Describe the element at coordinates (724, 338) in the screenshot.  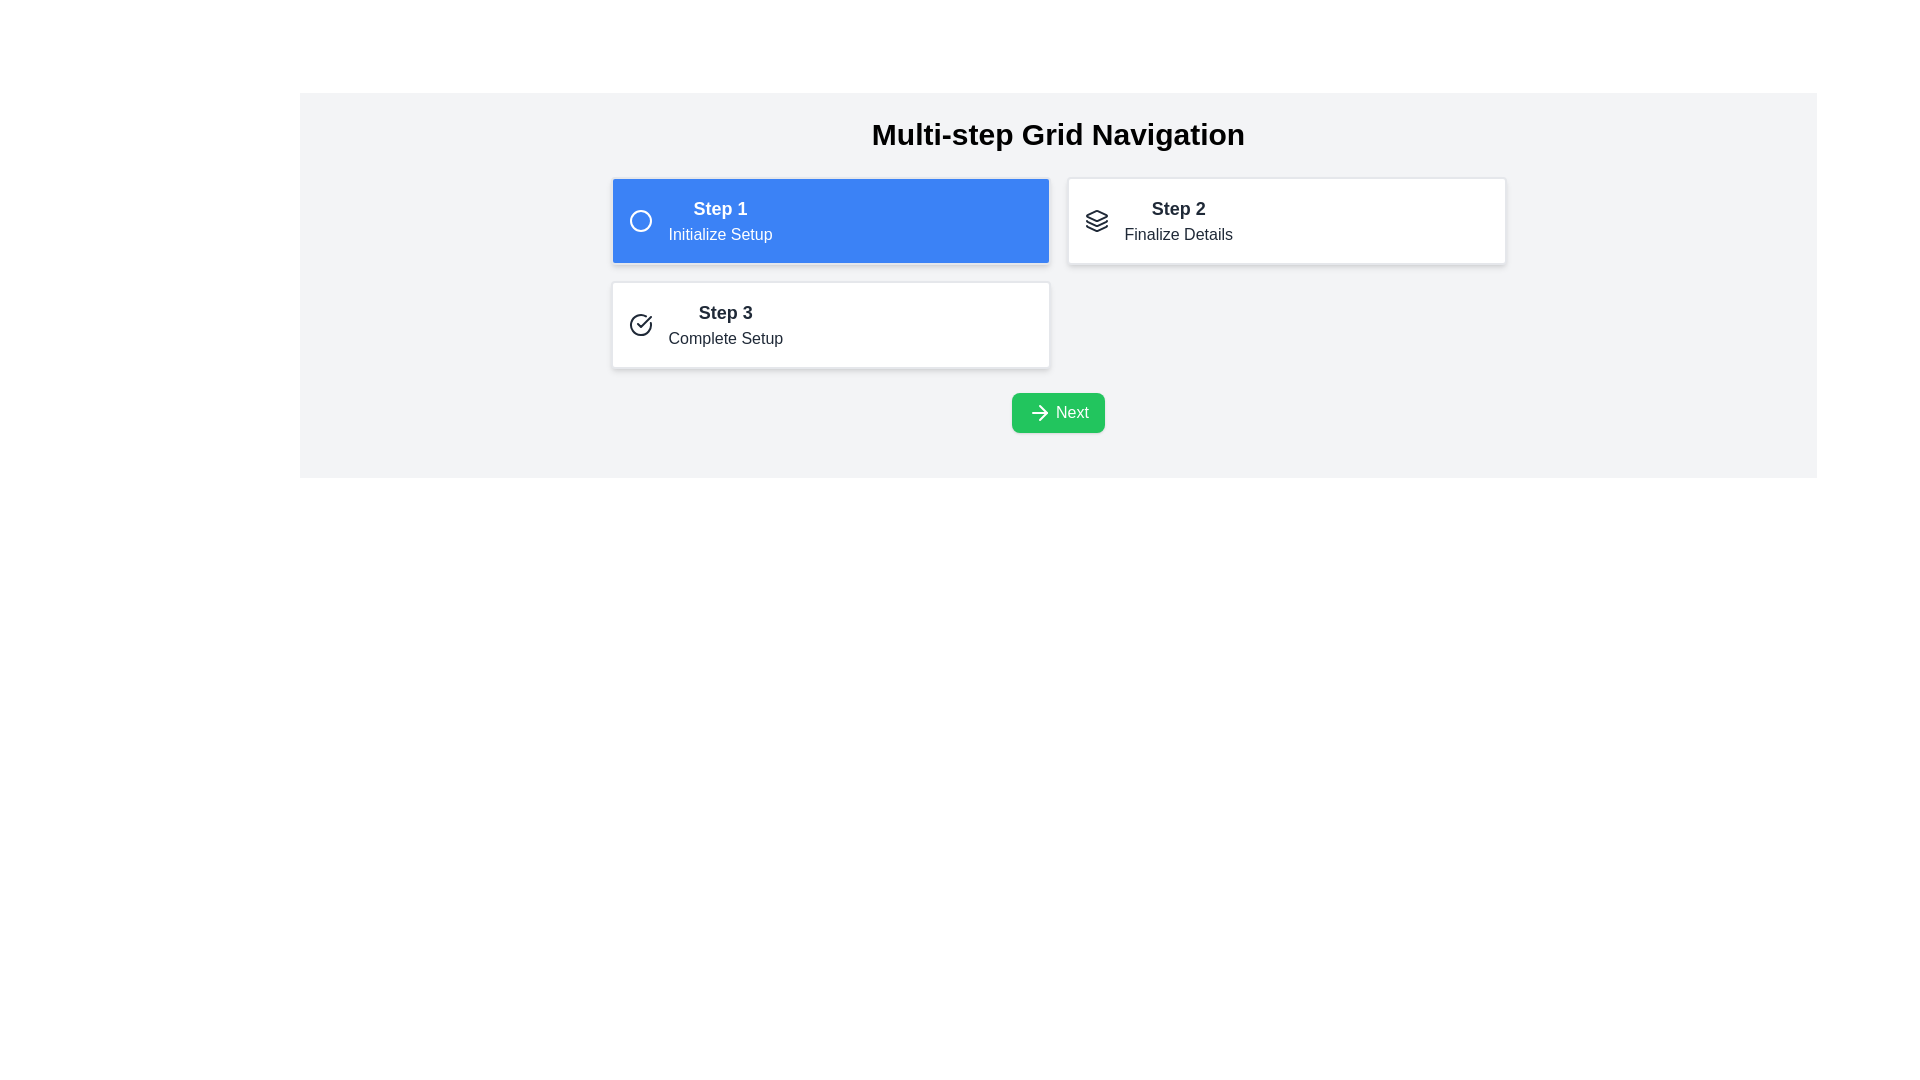
I see `text label displaying 'Complete Setup' which is positioned under the 'Step 3' header in the multi-step process interface` at that location.